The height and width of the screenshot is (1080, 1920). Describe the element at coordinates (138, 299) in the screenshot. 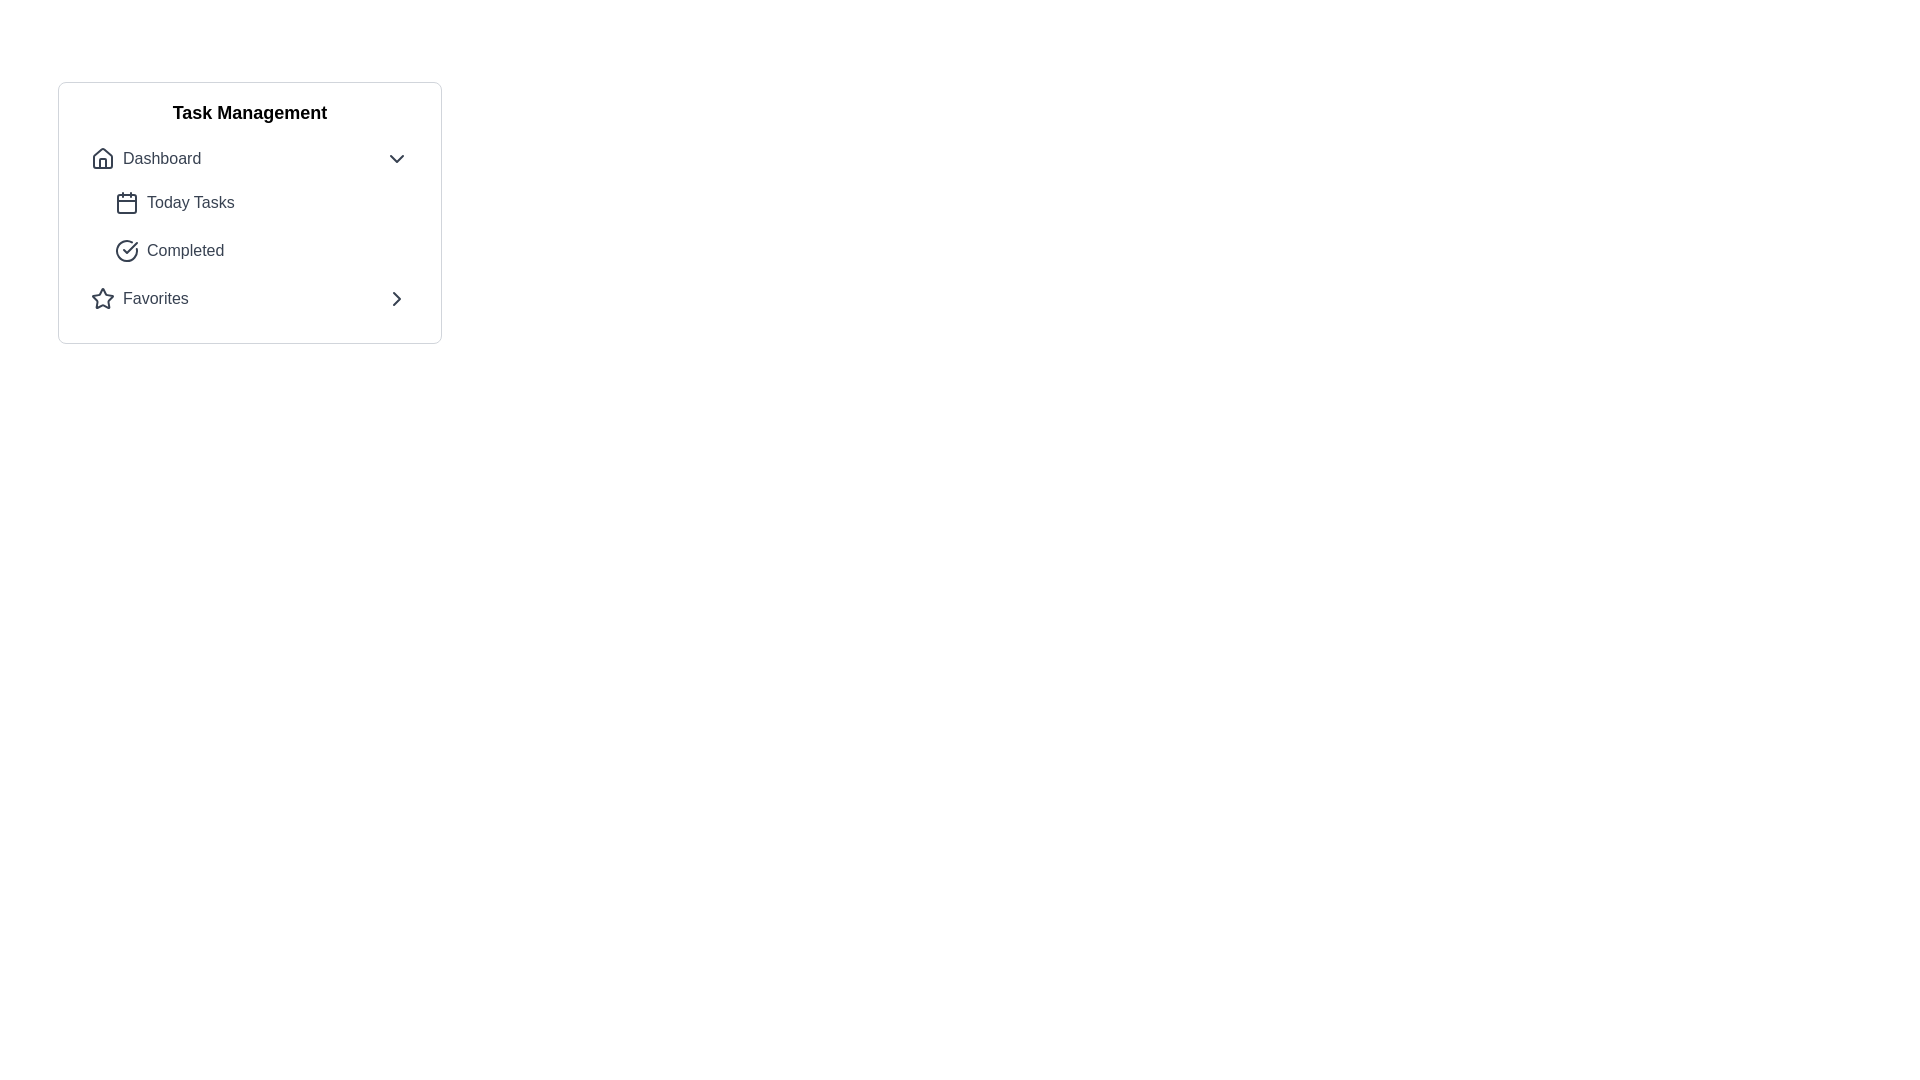

I see `the 'Favorites' navigation menu item, which consists of a star icon followed by the text 'Favorites', positioned as the fourth item under the 'Task Management' section` at that location.